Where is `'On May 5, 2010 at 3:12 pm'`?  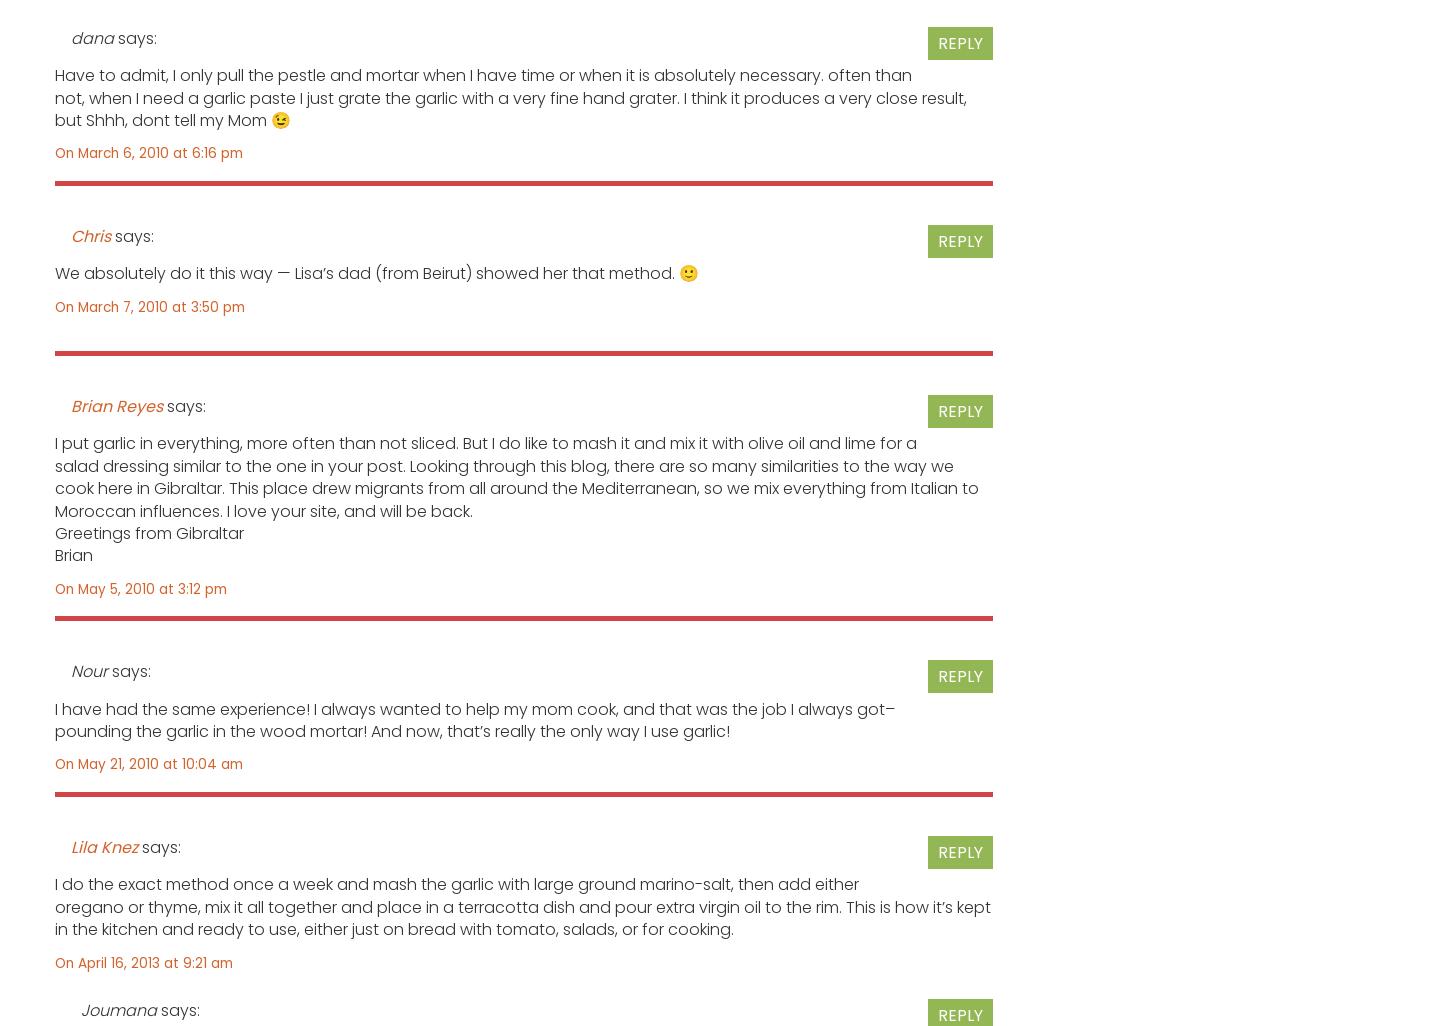
'On May 5, 2010 at 3:12 pm' is located at coordinates (139, 587).